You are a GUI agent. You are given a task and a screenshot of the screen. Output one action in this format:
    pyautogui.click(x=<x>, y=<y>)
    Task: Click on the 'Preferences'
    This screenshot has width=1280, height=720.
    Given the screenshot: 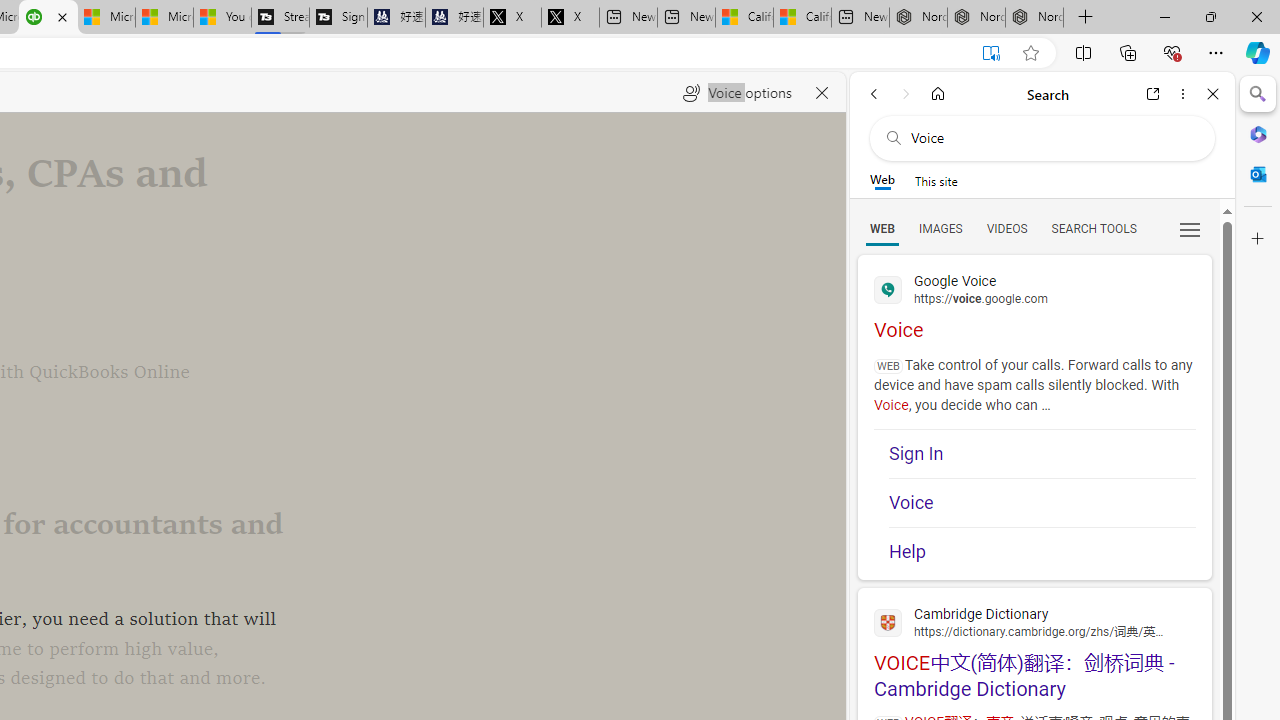 What is the action you would take?
    pyautogui.click(x=1189, y=227)
    